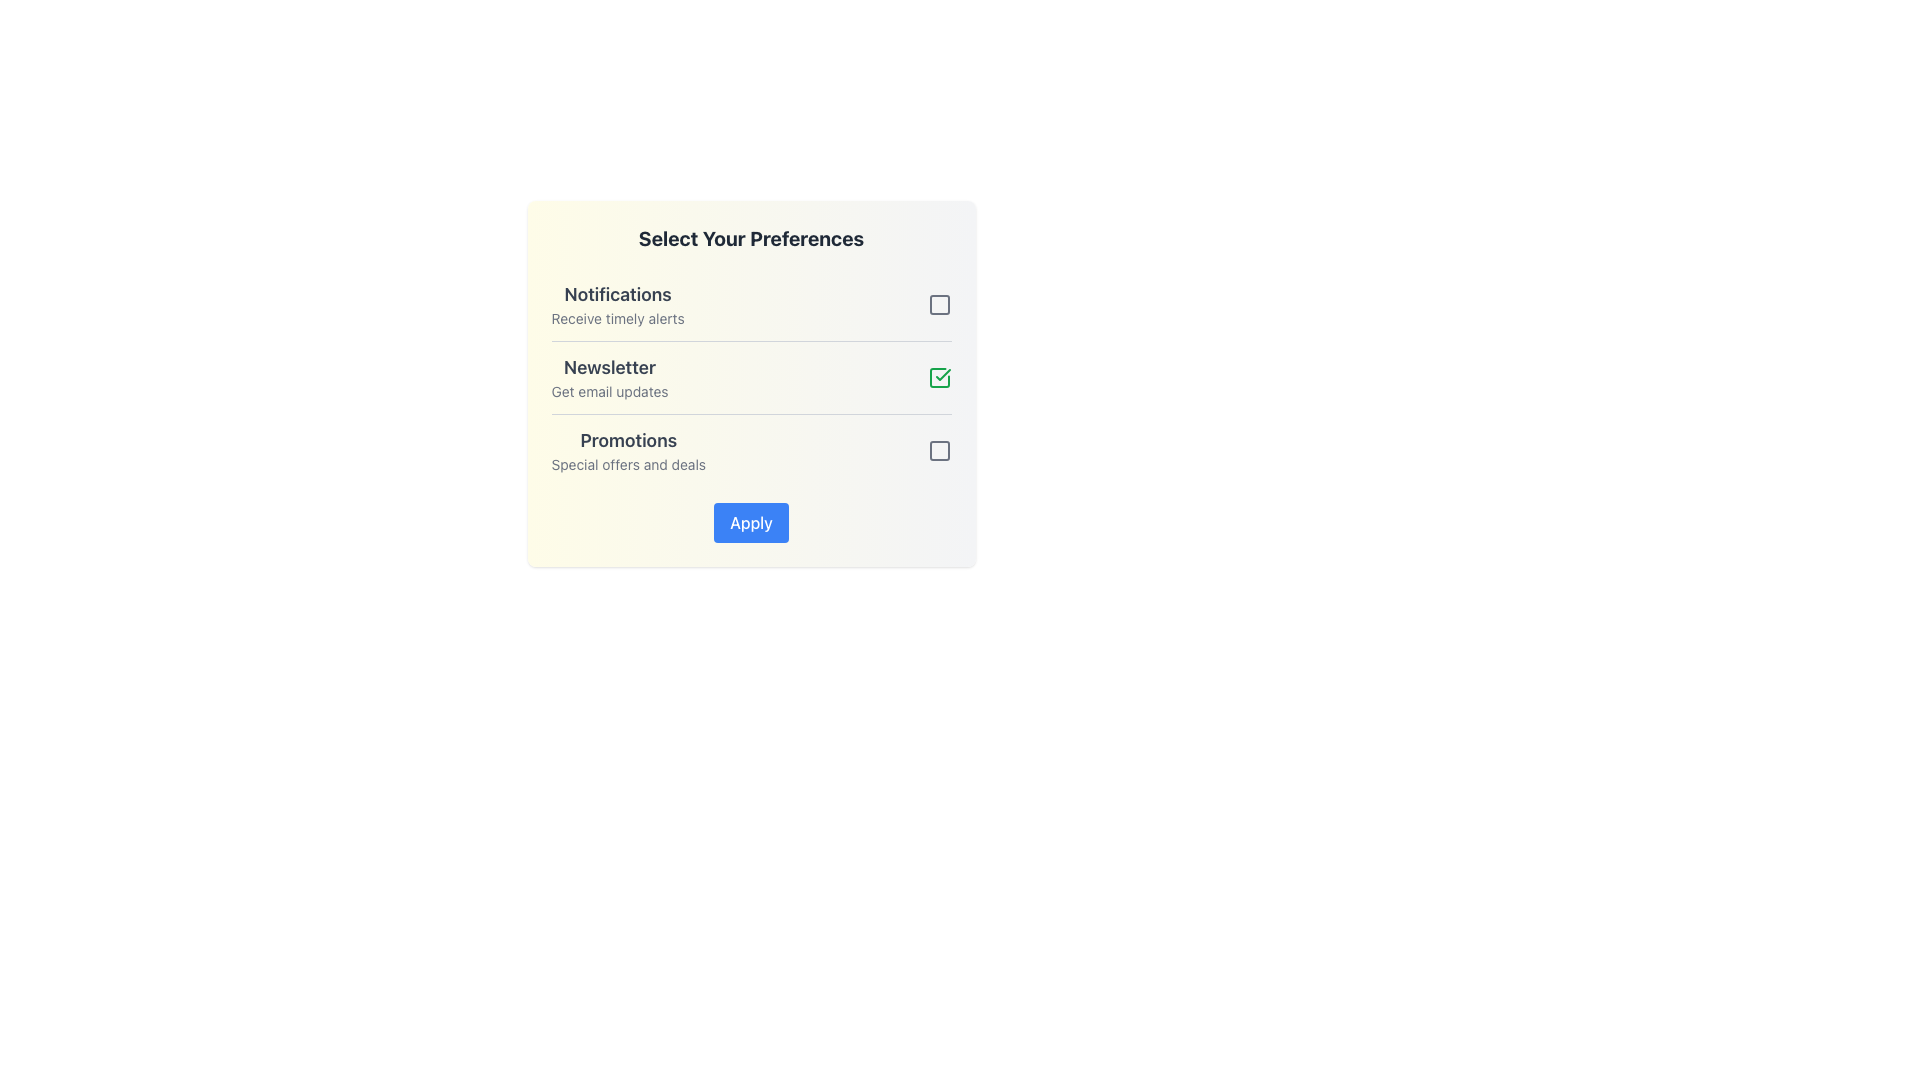 The height and width of the screenshot is (1080, 1920). I want to click on text content of the 'Newsletter' header and its subtitle 'Get email updates' which is located between the 'Notifications' and 'Promotions' options, so click(608, 378).